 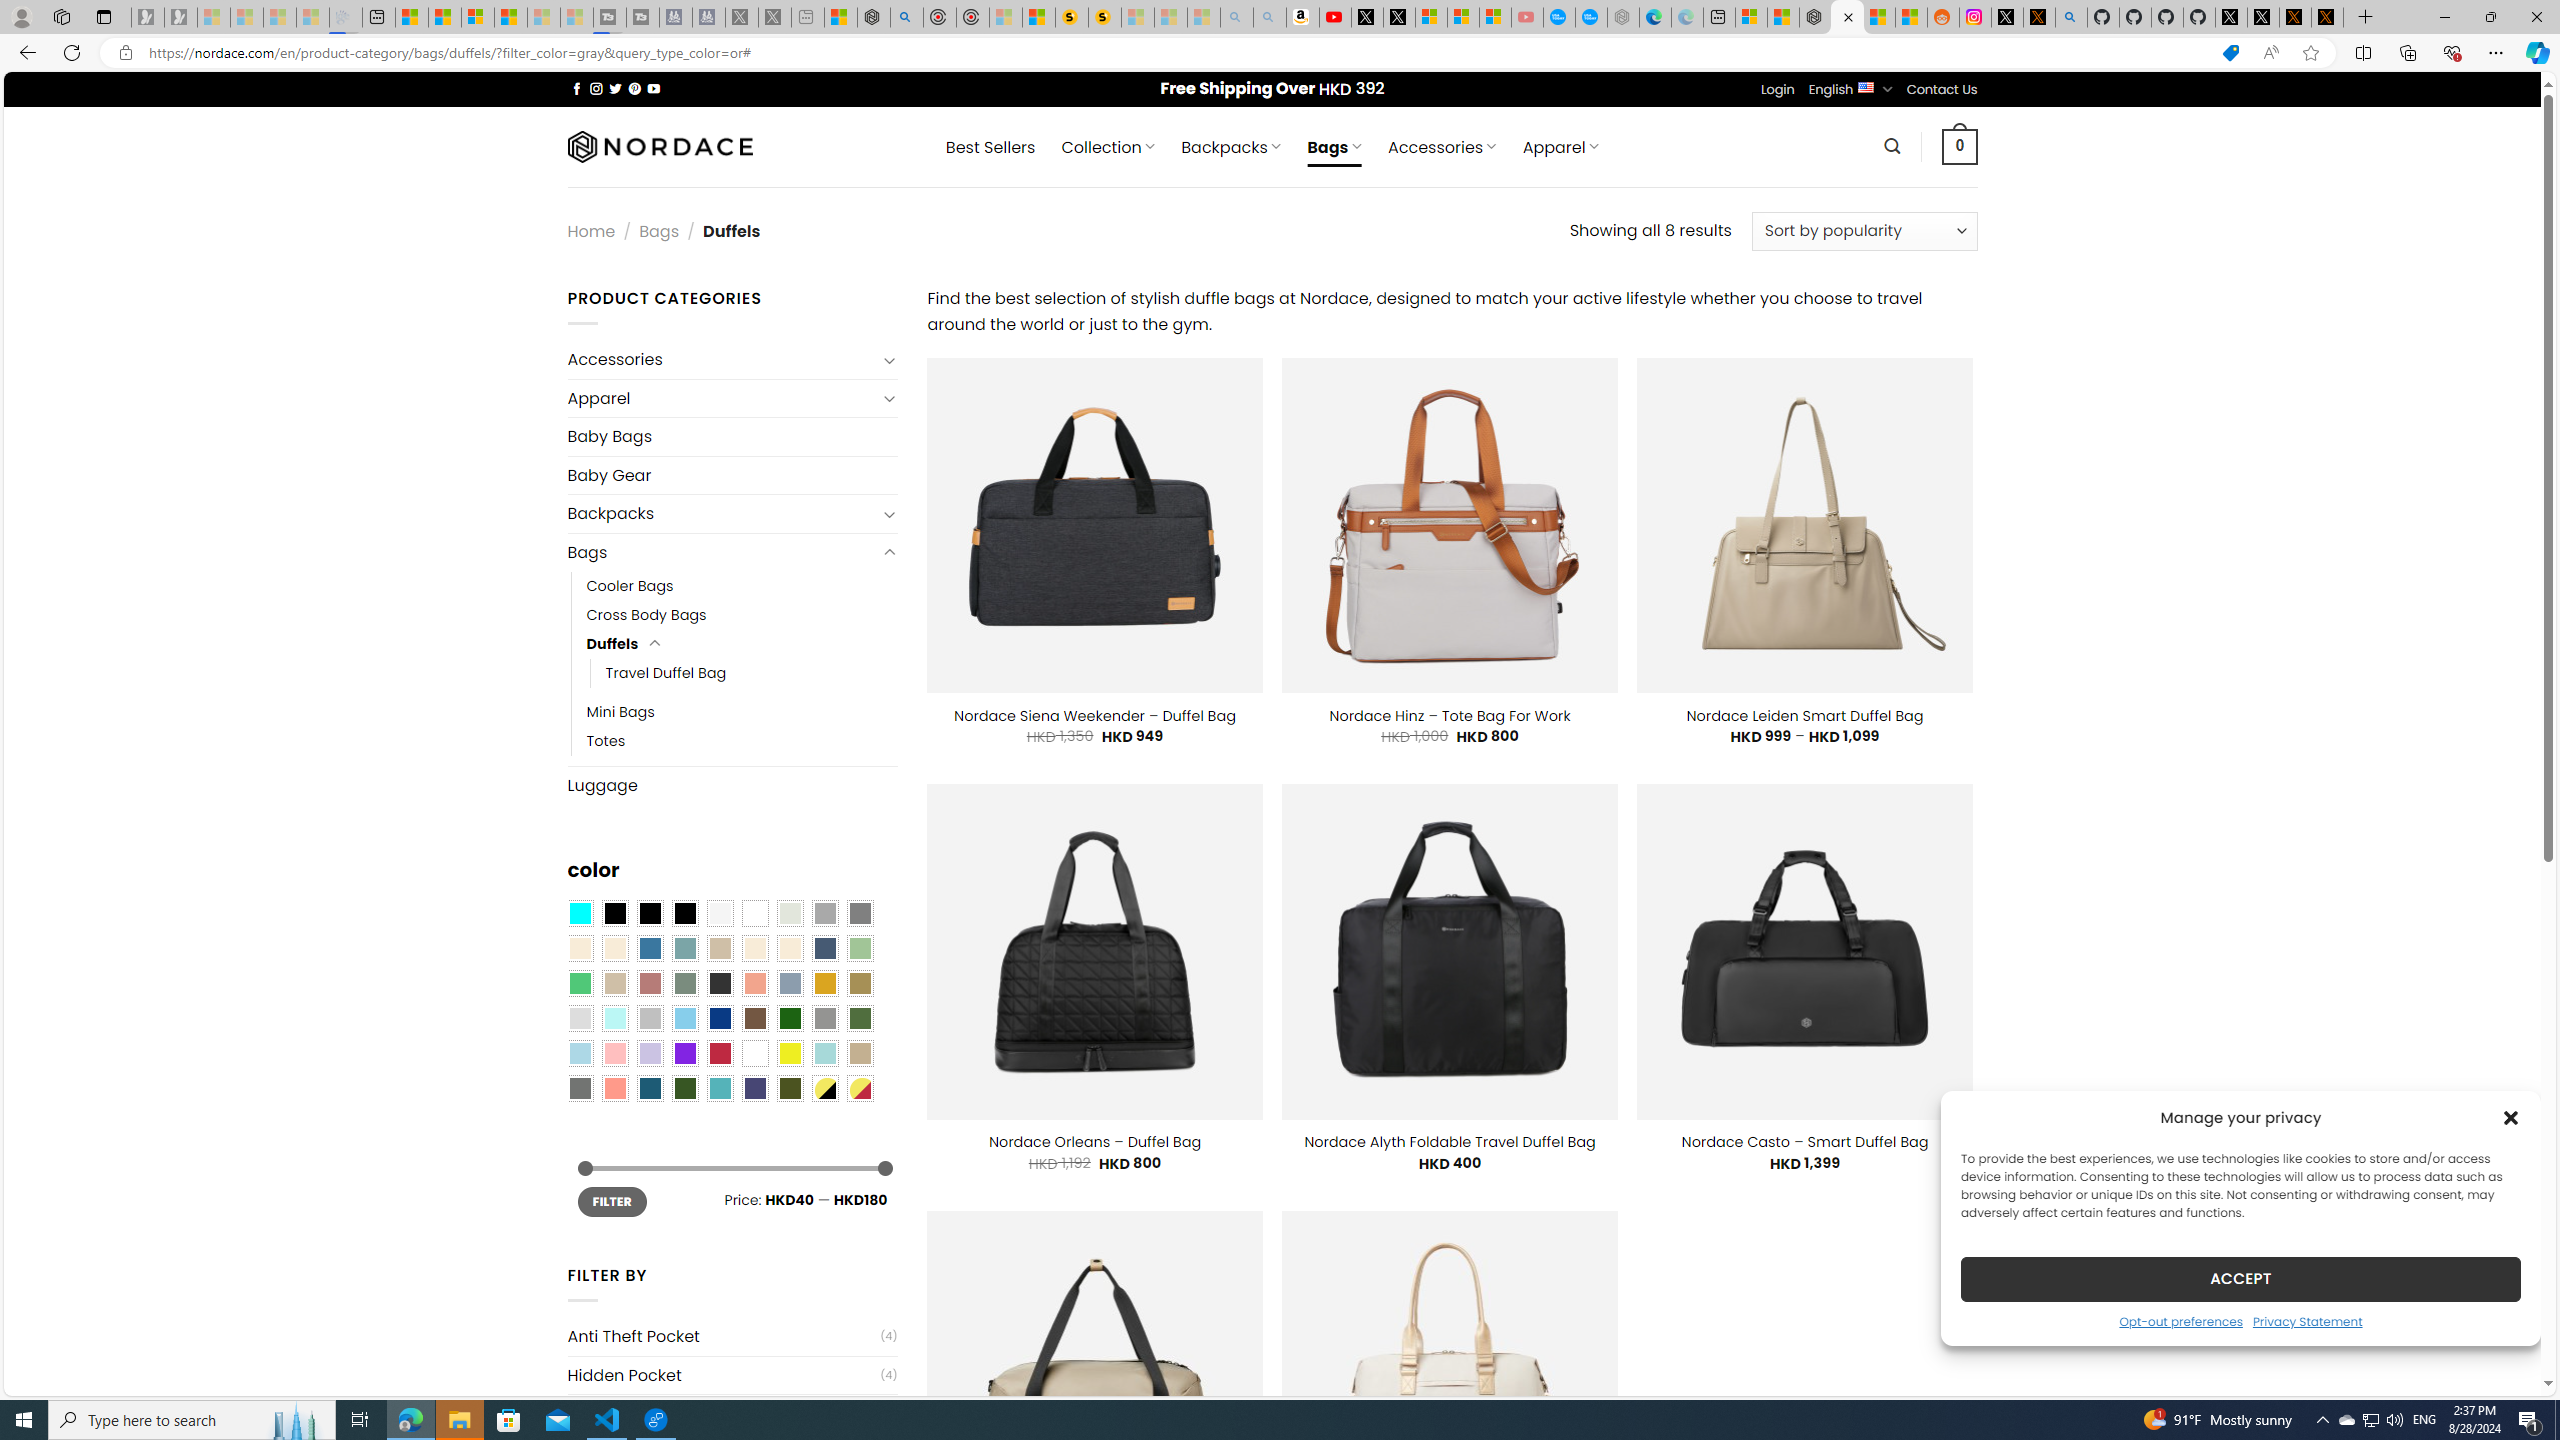 What do you see at coordinates (1960, 145) in the screenshot?
I see `'  0  '` at bounding box center [1960, 145].